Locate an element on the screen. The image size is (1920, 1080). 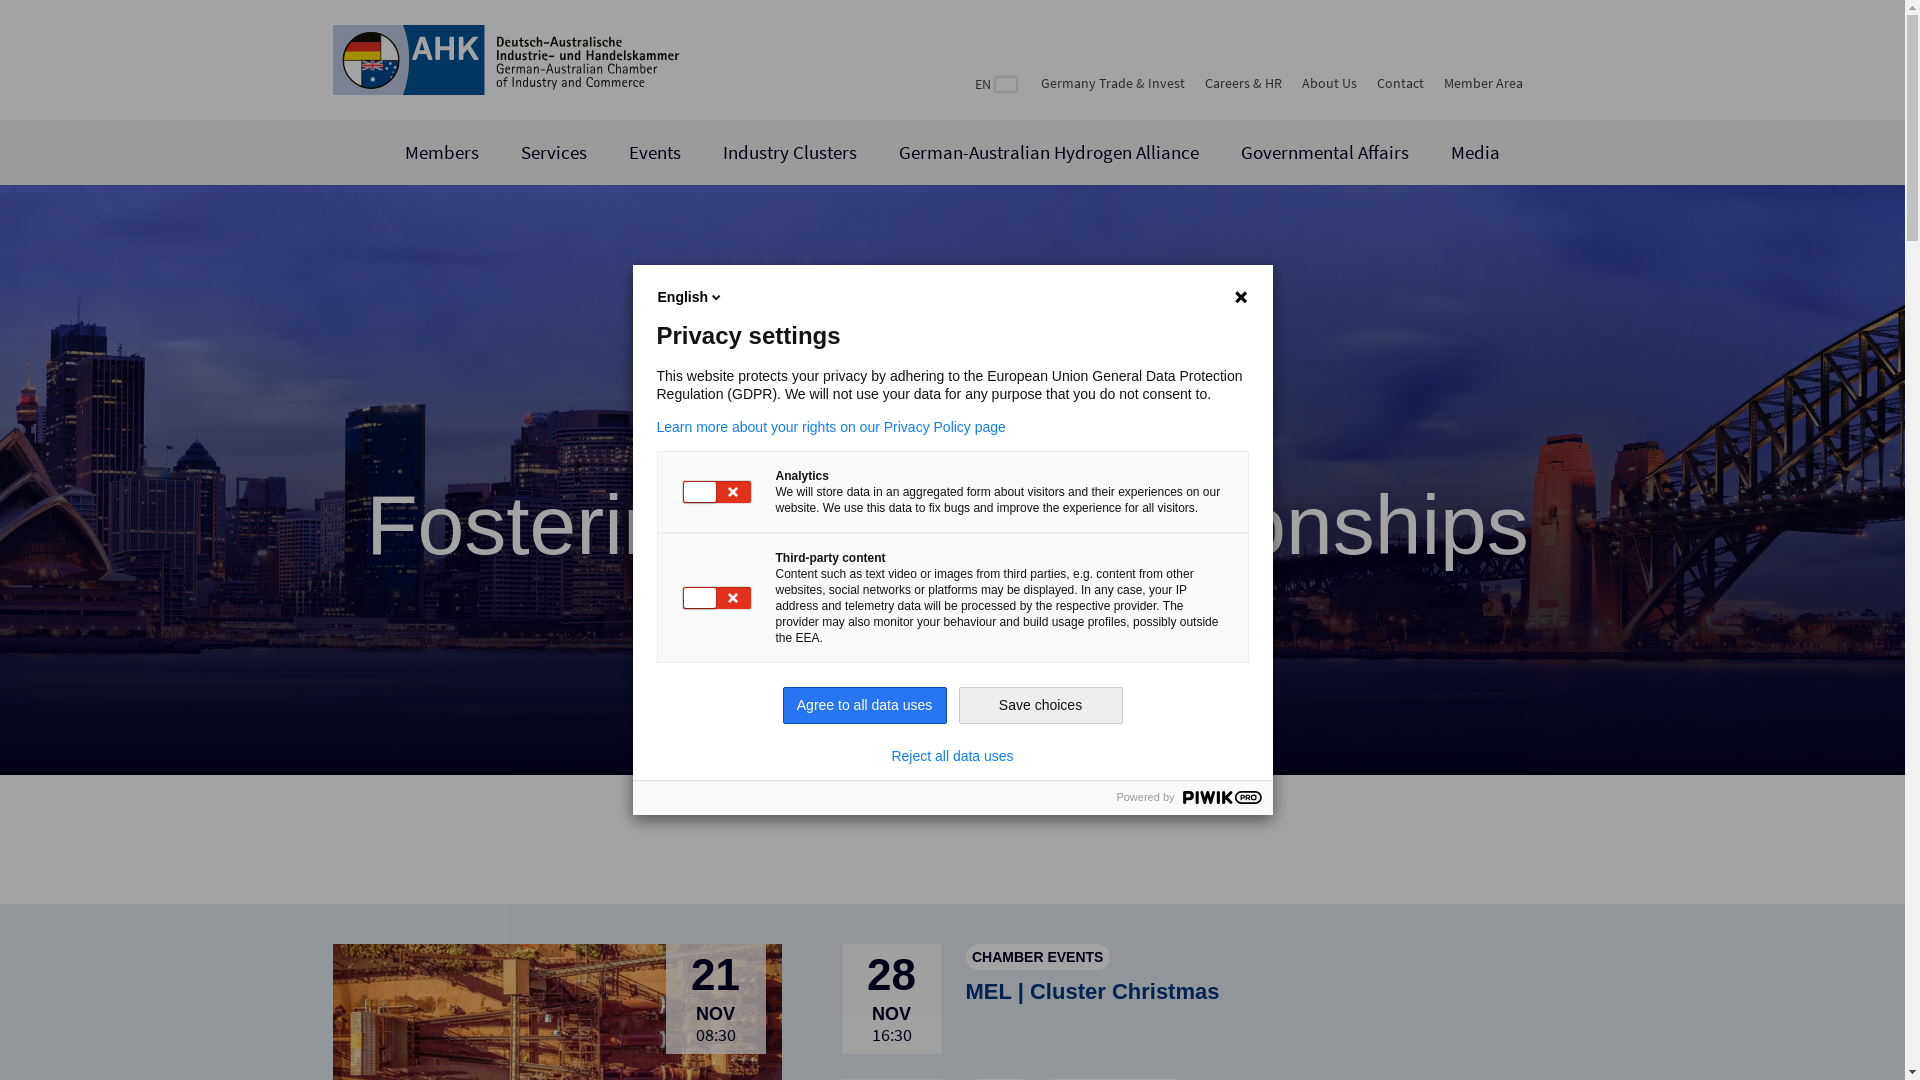
'Contact' is located at coordinates (1398, 82).